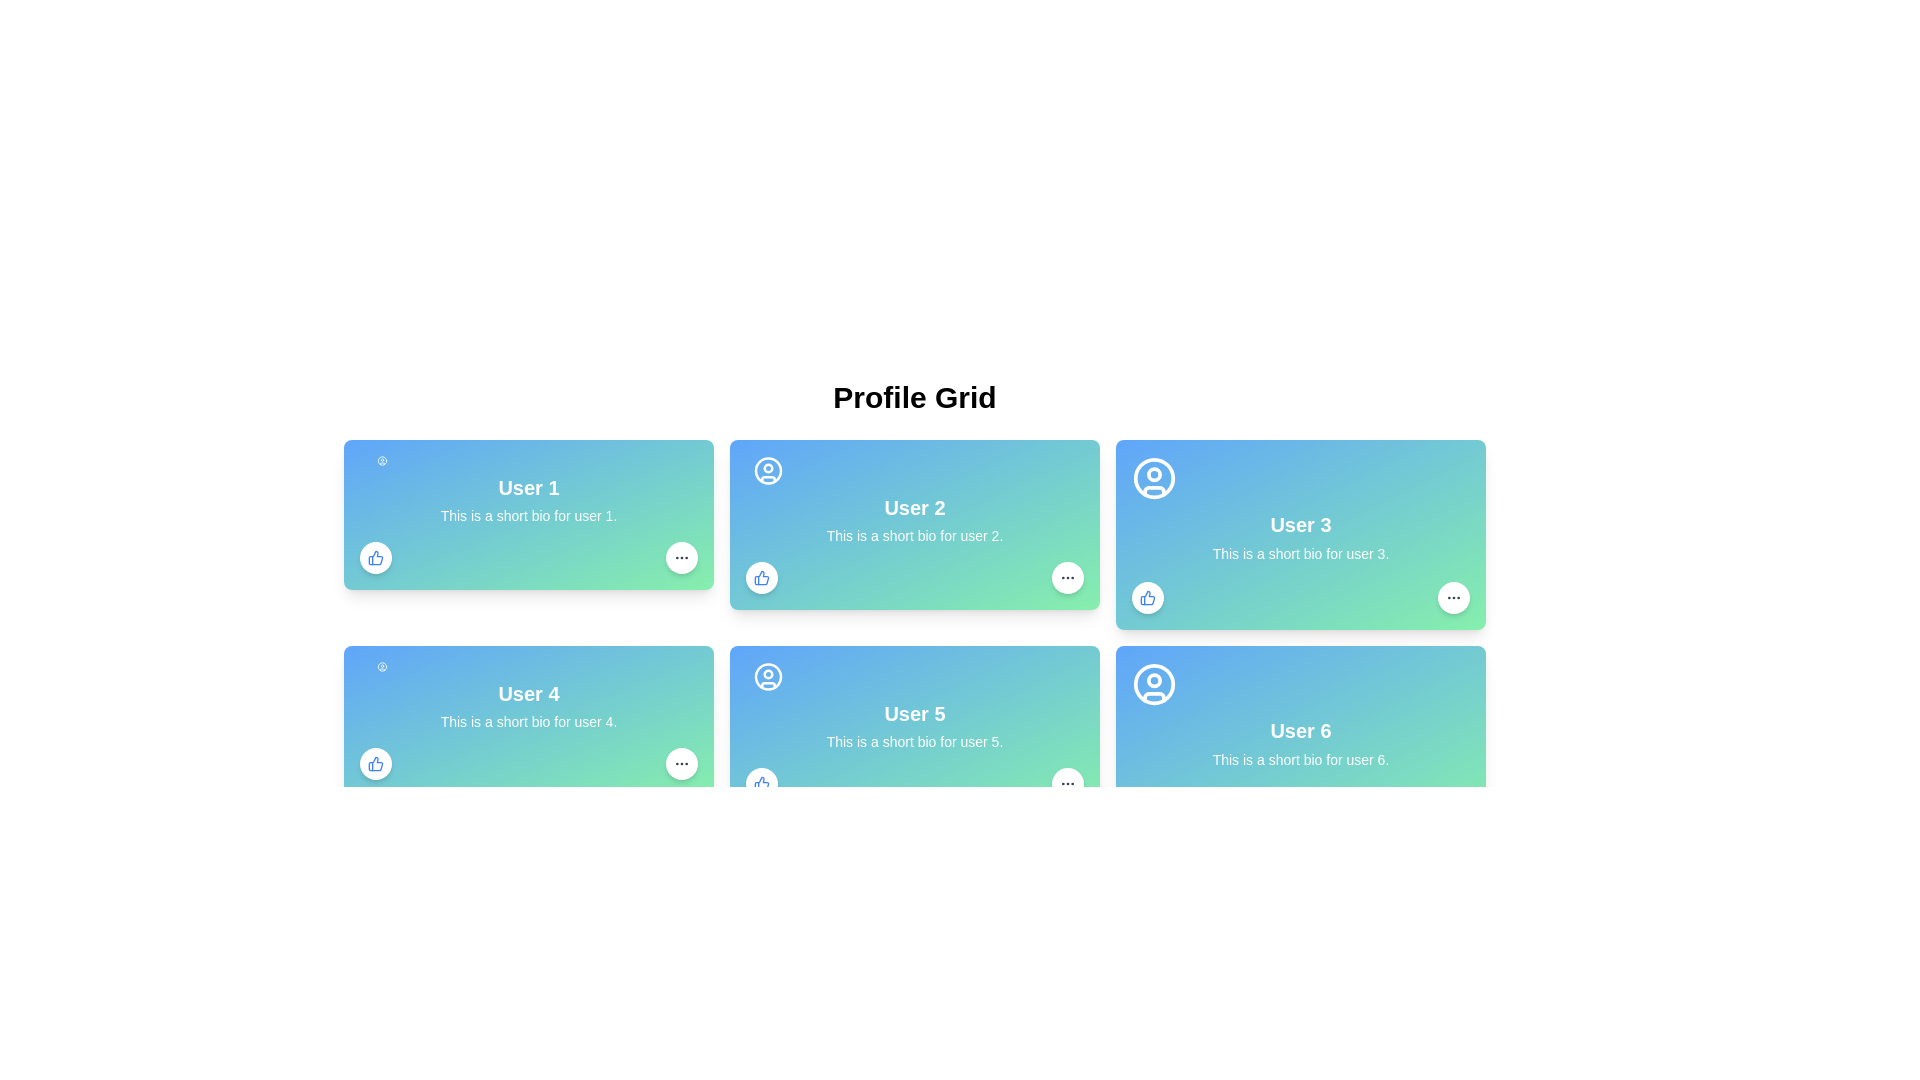 This screenshot has width=1920, height=1080. What do you see at coordinates (761, 782) in the screenshot?
I see `the thumbs-up icon located at the lower-left corner of the card labeled 'User 5' to express approval` at bounding box center [761, 782].